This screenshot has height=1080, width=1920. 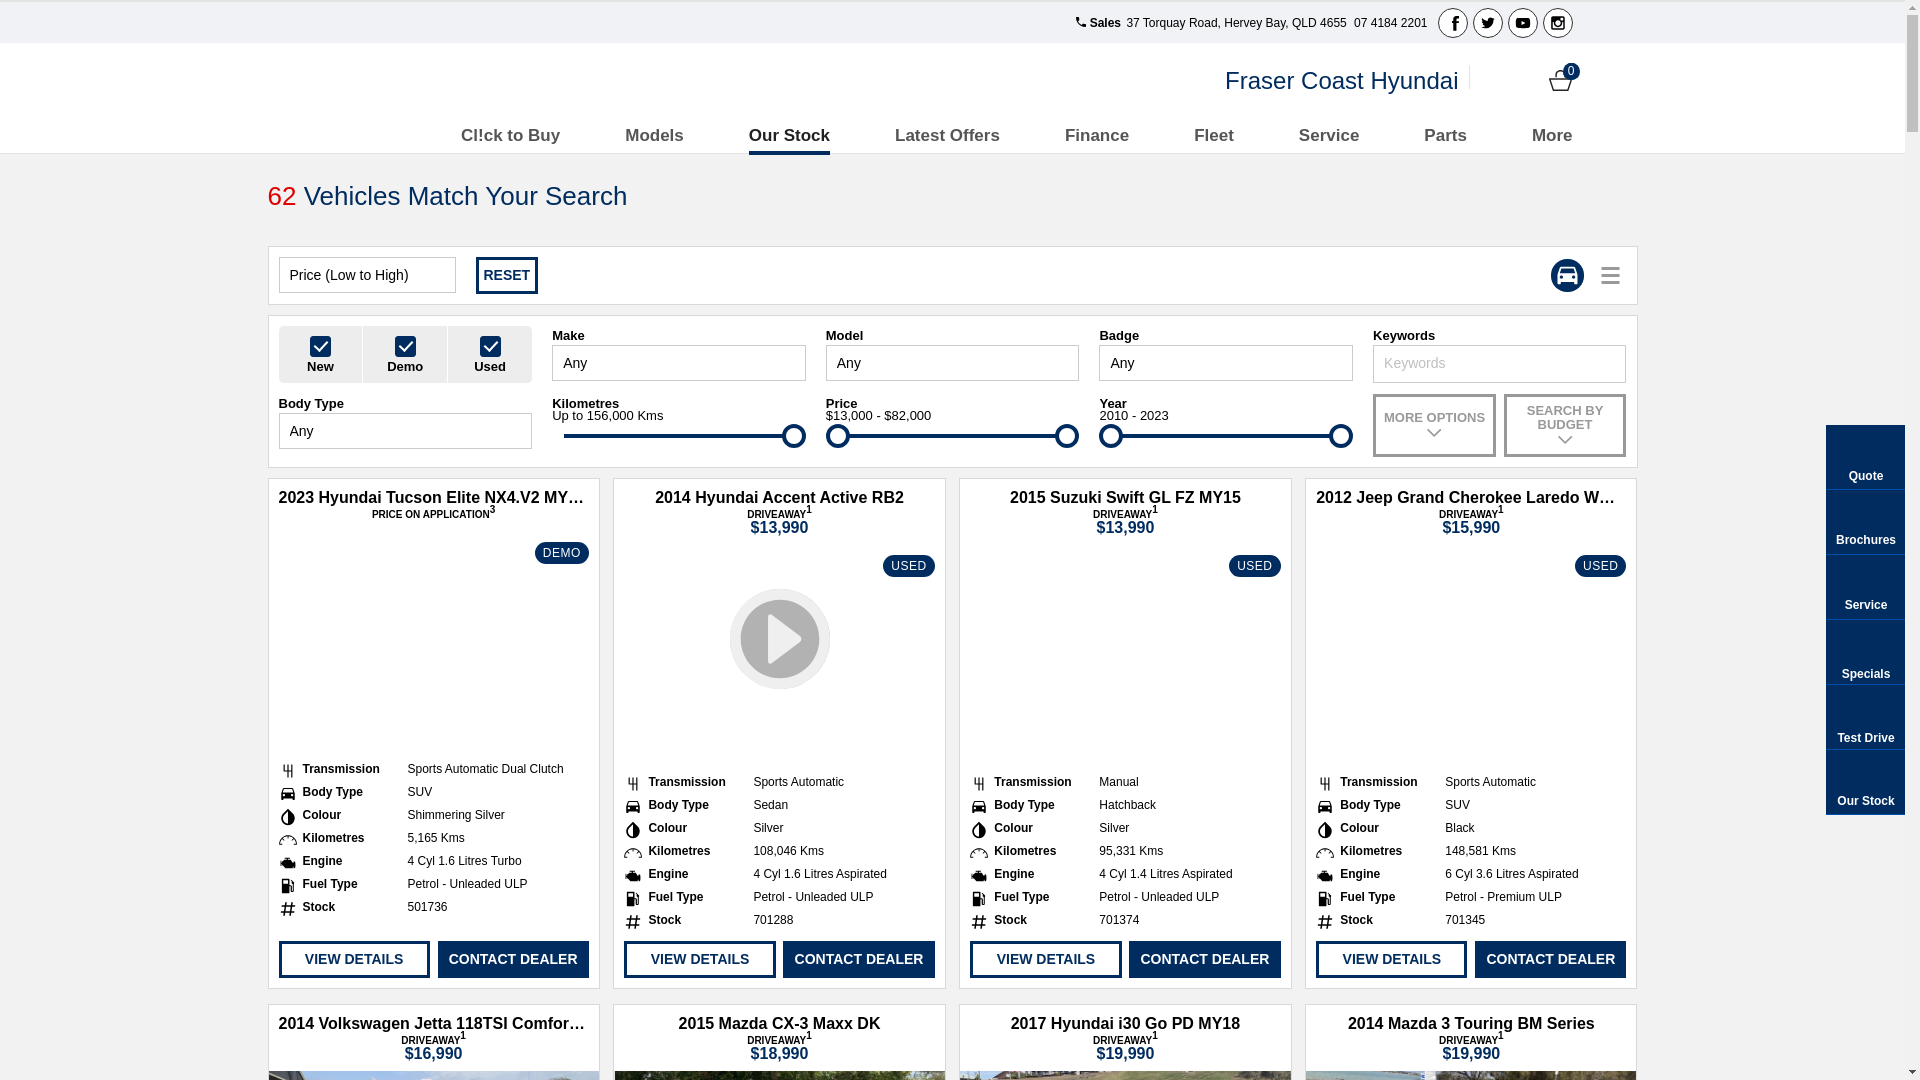 I want to click on '37 Torquay Road, Hervey Bay, QLD 4655', so click(x=1233, y=23).